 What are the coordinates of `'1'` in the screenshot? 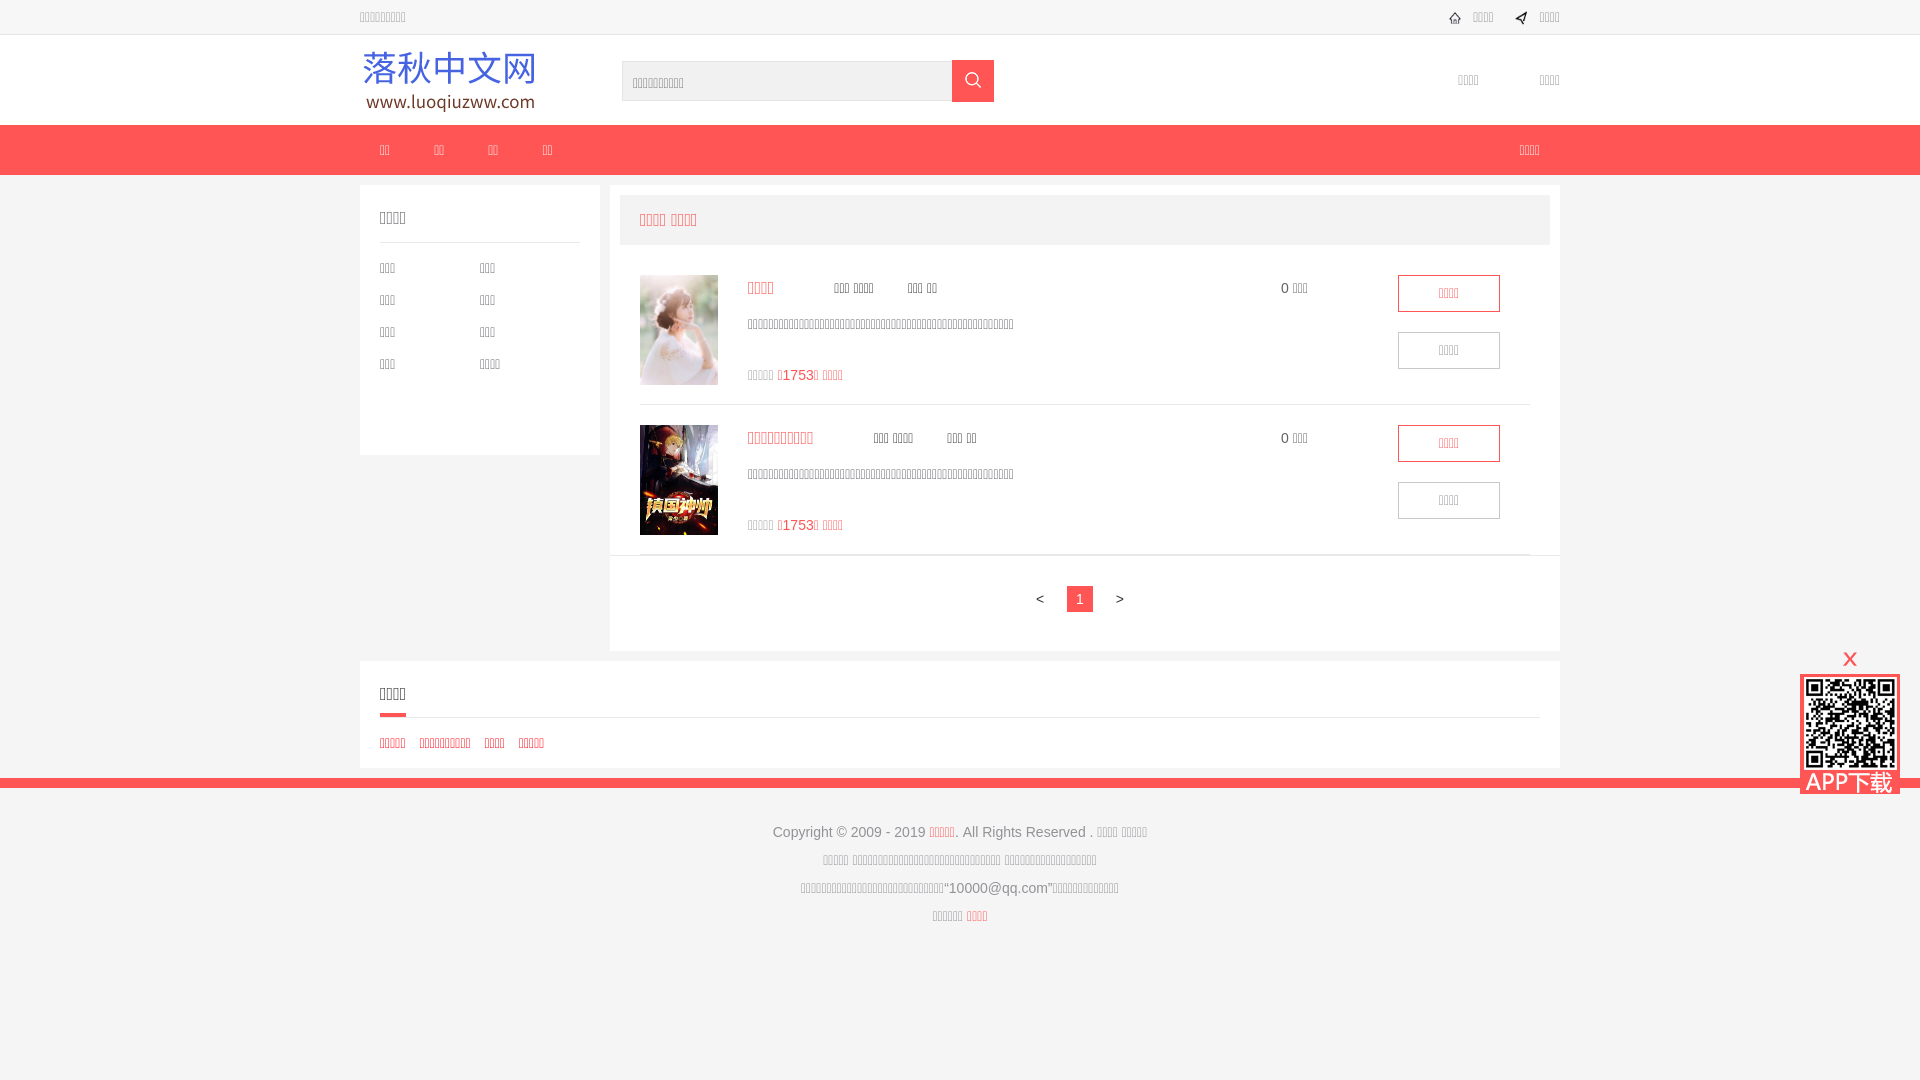 It's located at (1085, 597).